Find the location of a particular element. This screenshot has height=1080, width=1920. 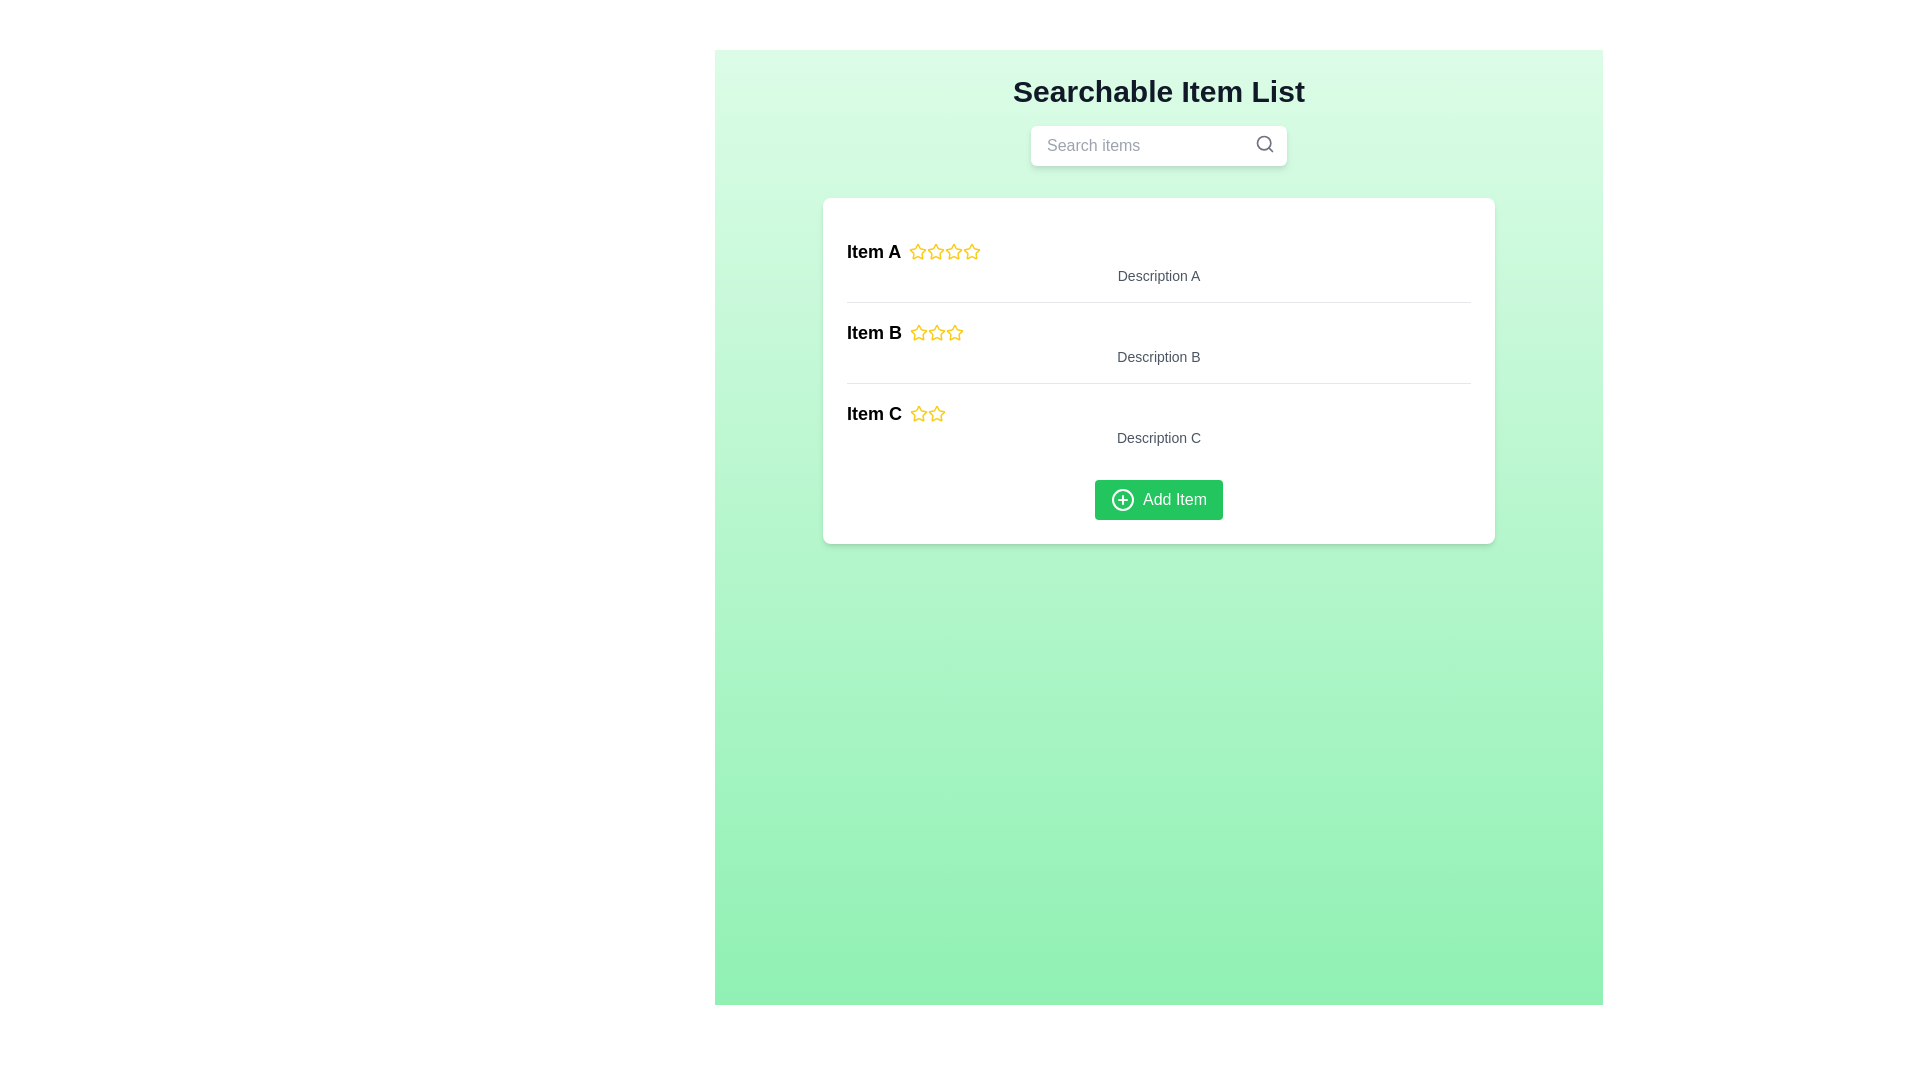

the third star icon in the rating section is located at coordinates (953, 250).